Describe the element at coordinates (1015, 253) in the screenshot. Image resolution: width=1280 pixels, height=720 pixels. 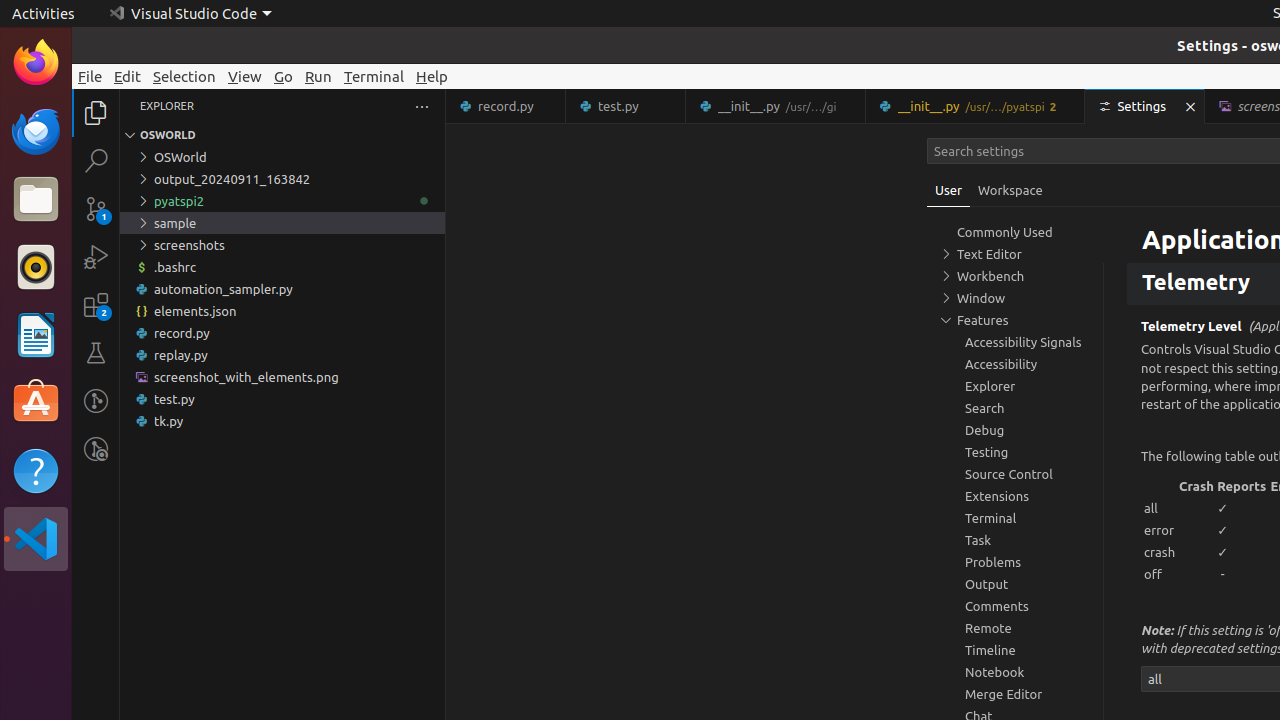
I see `'Text Editor, group'` at that location.